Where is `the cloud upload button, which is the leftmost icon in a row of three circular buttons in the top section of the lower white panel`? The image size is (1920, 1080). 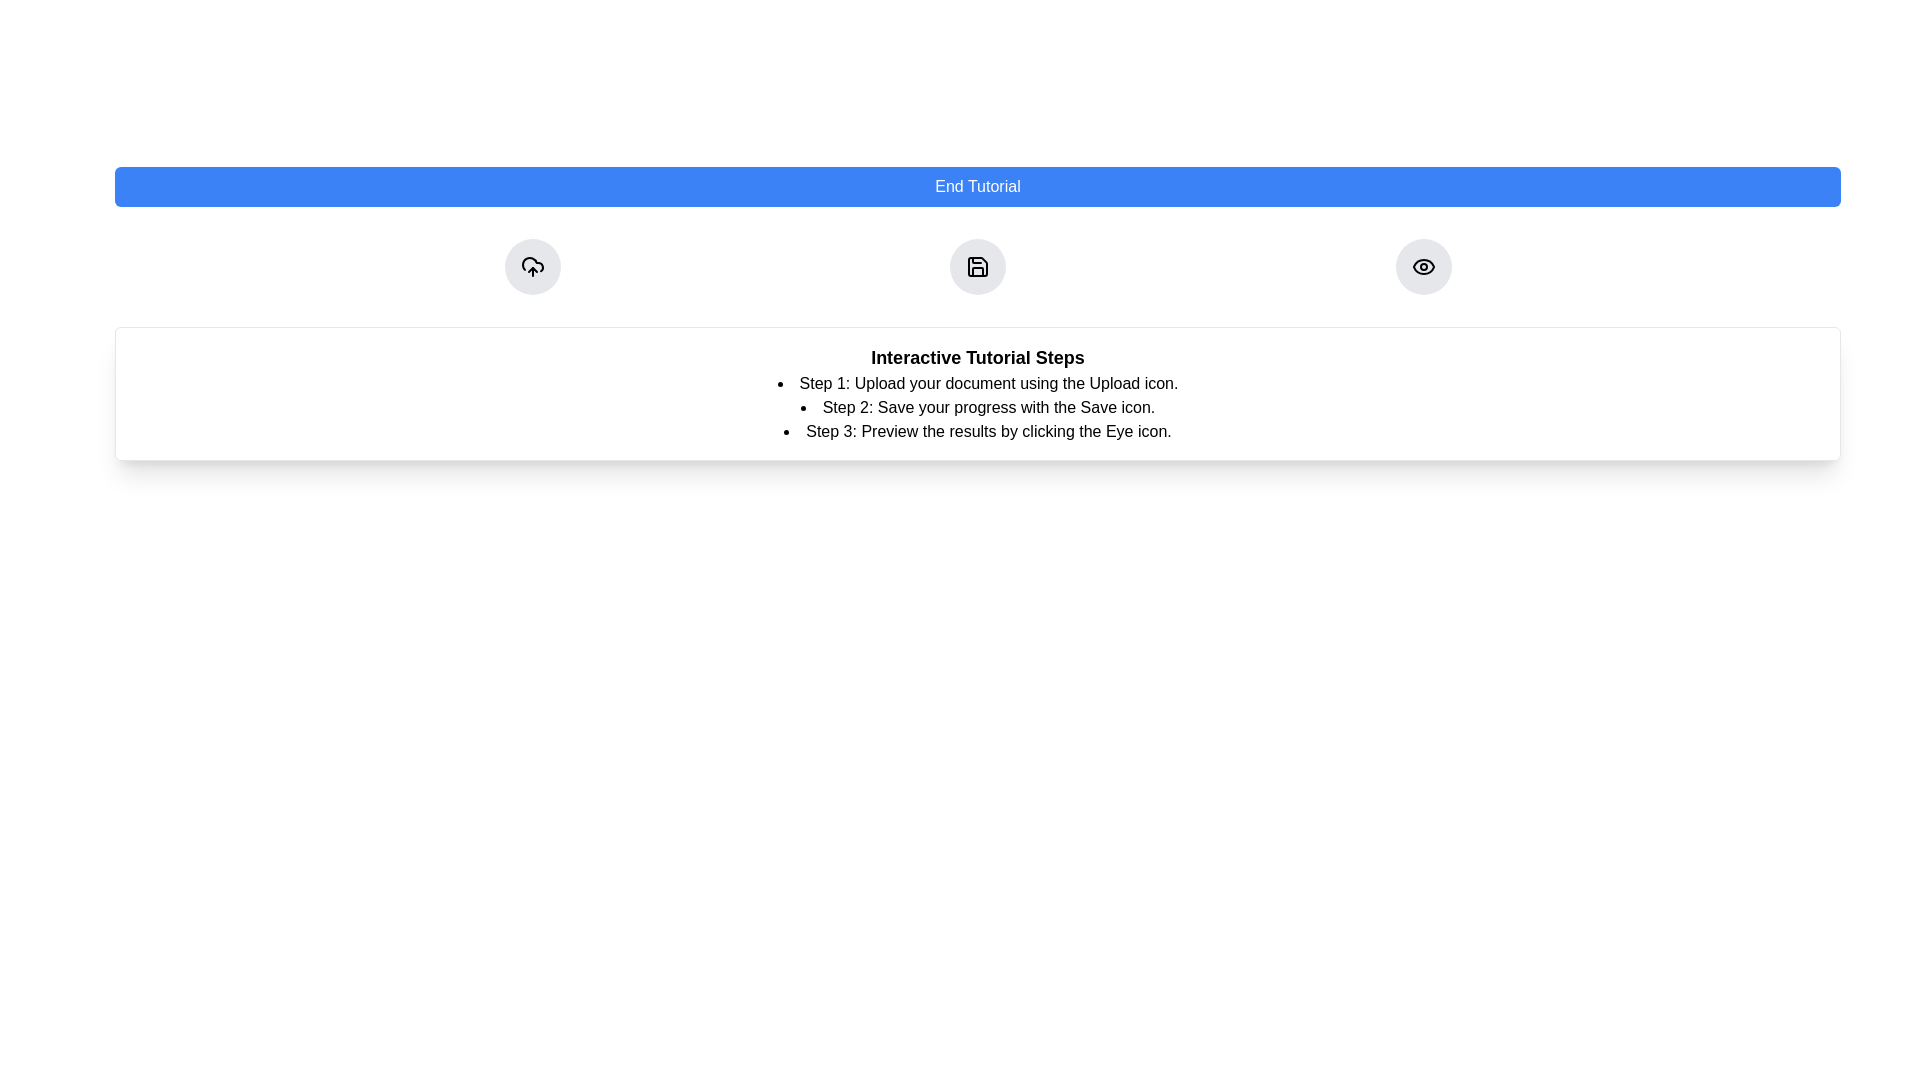
the cloud upload button, which is the leftmost icon in a row of three circular buttons in the top section of the lower white panel is located at coordinates (532, 265).